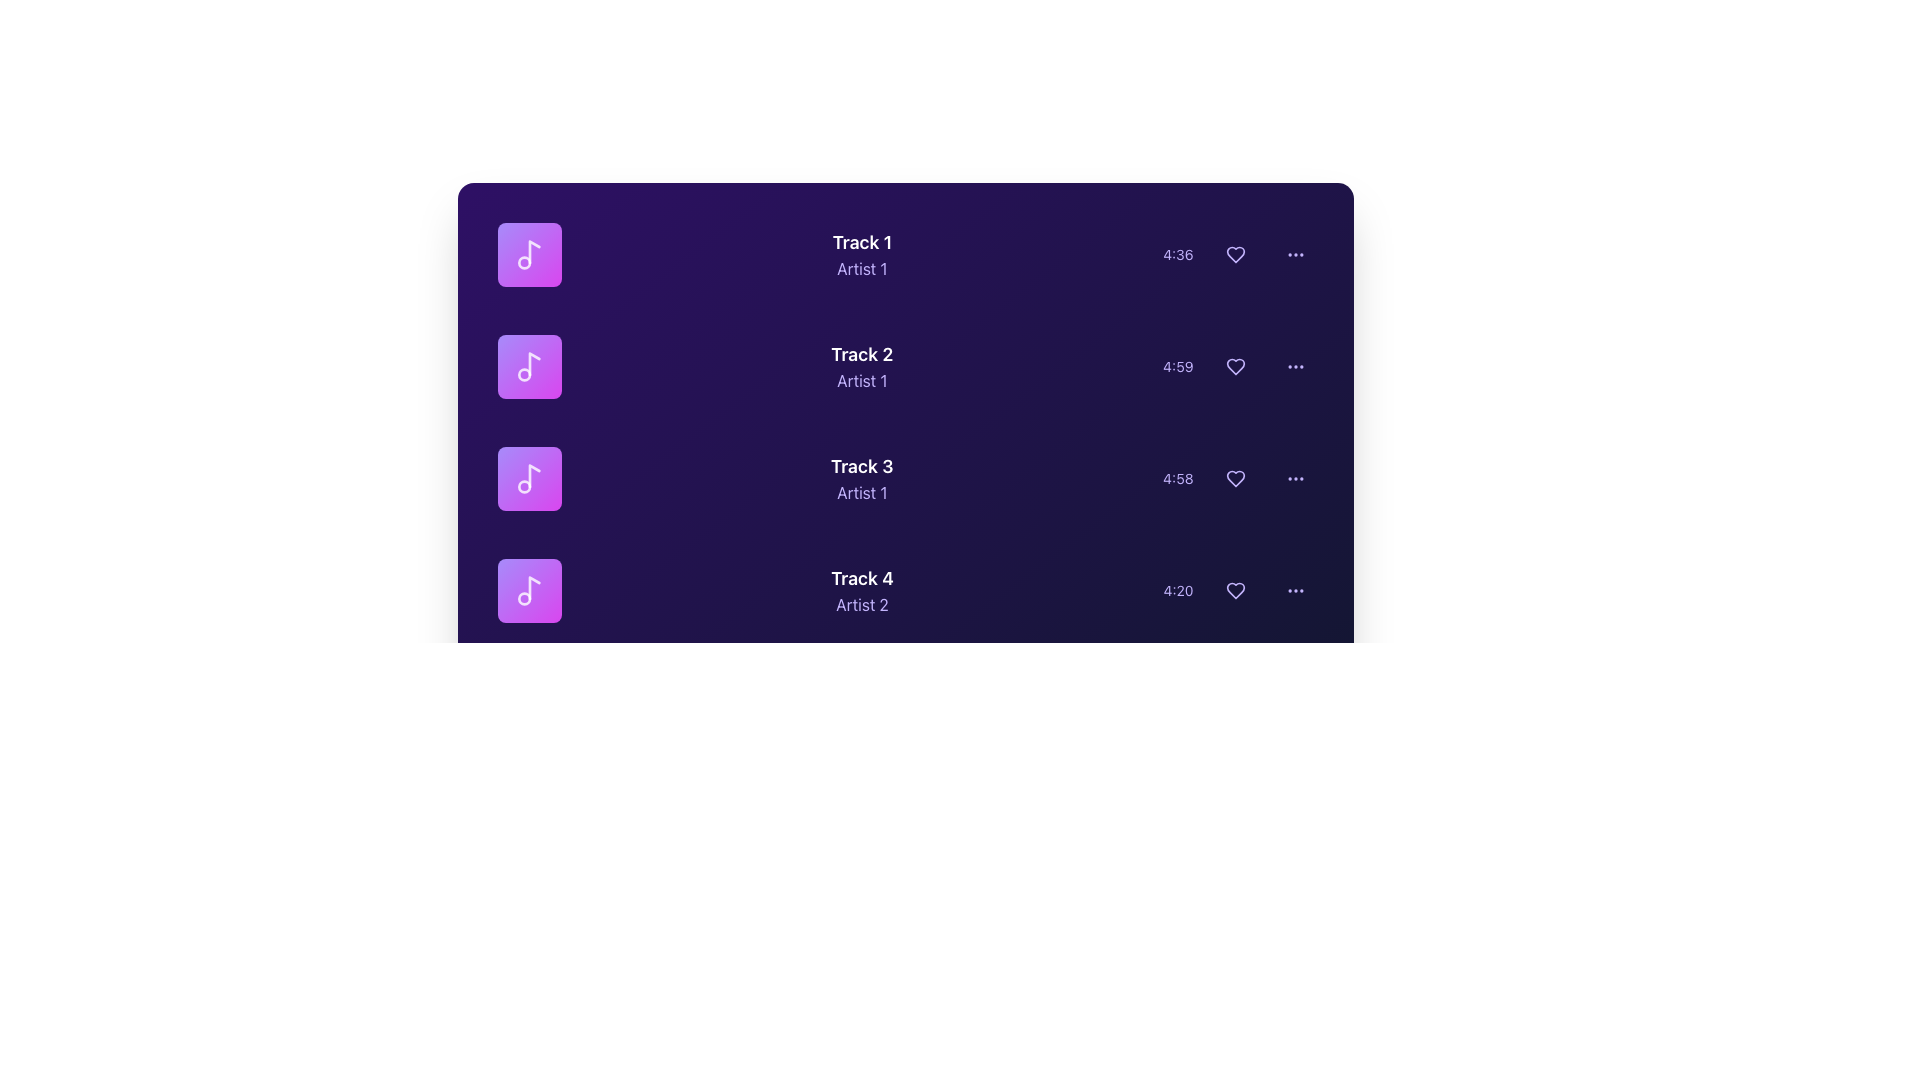 The height and width of the screenshot is (1080, 1920). I want to click on the button located at the rightmost side of the row associated with 'Track 3', so click(1295, 478).